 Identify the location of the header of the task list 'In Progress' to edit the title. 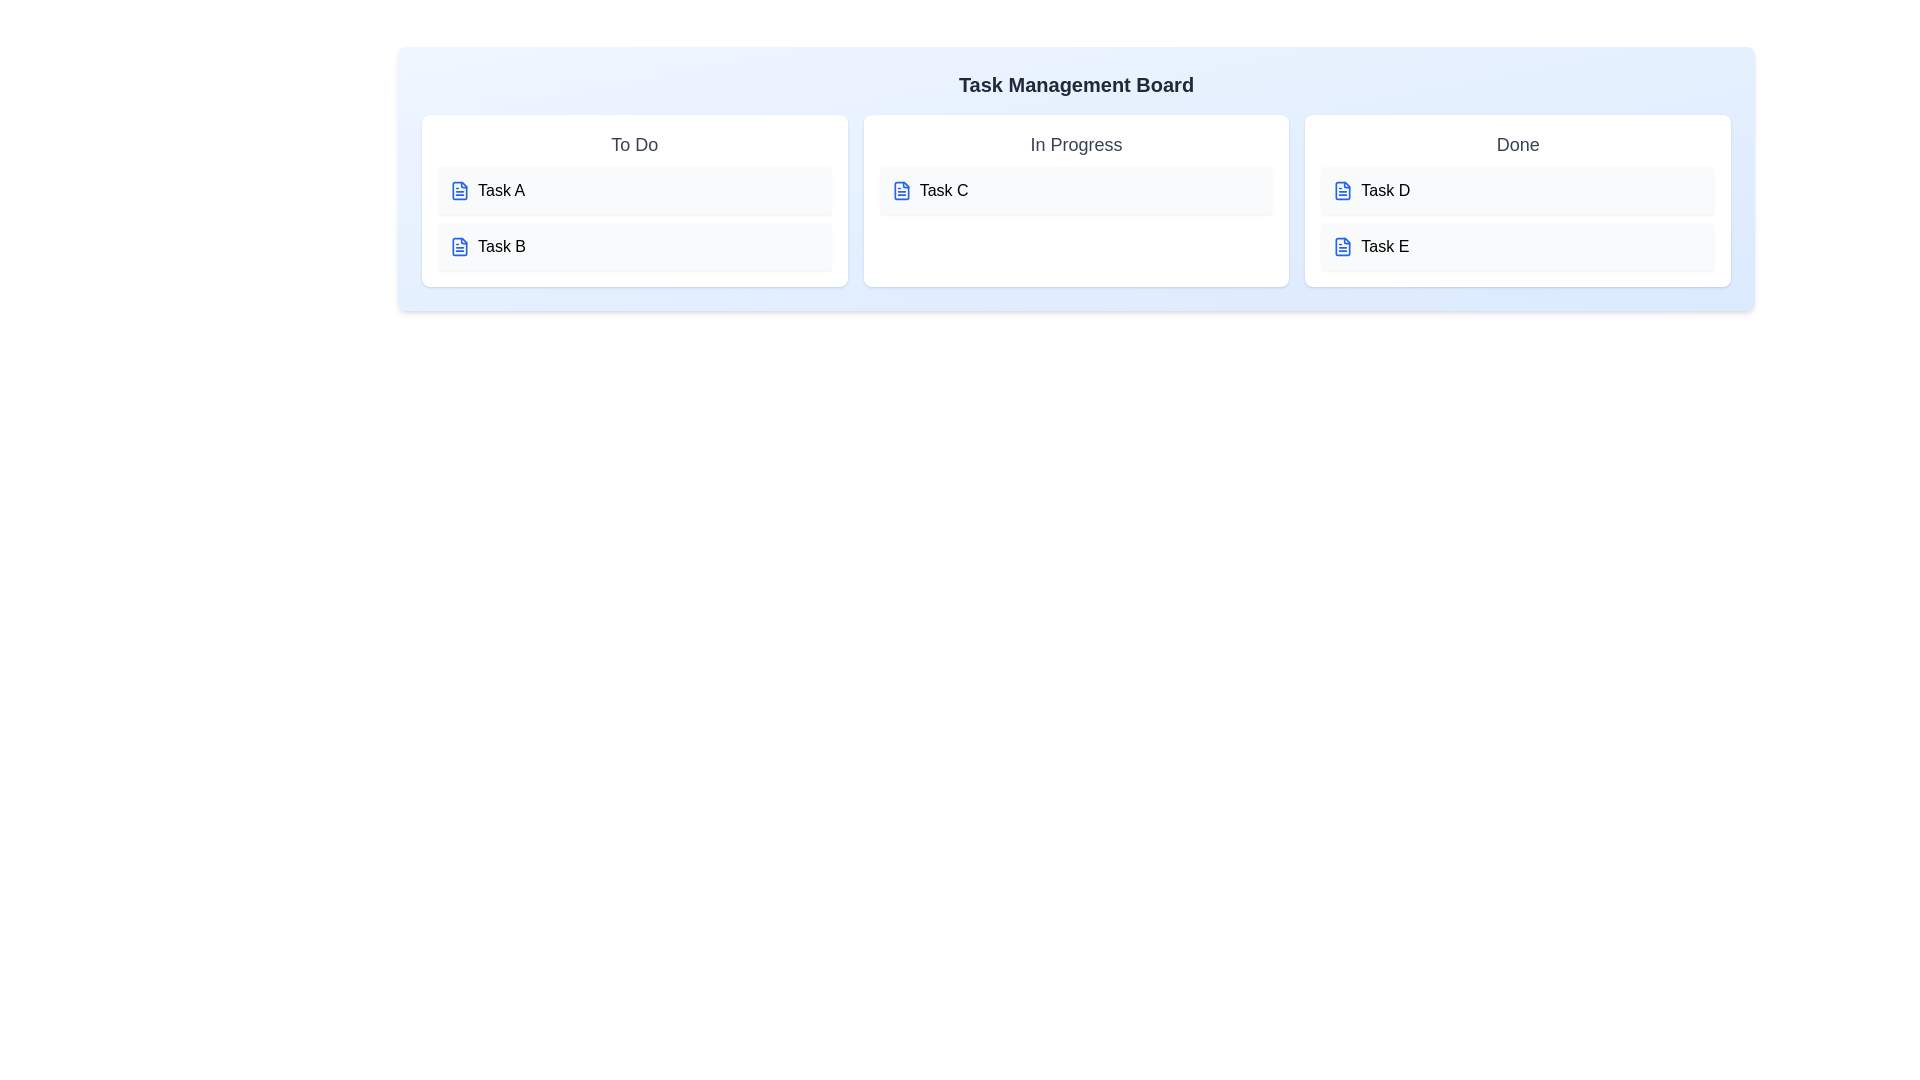
(1075, 144).